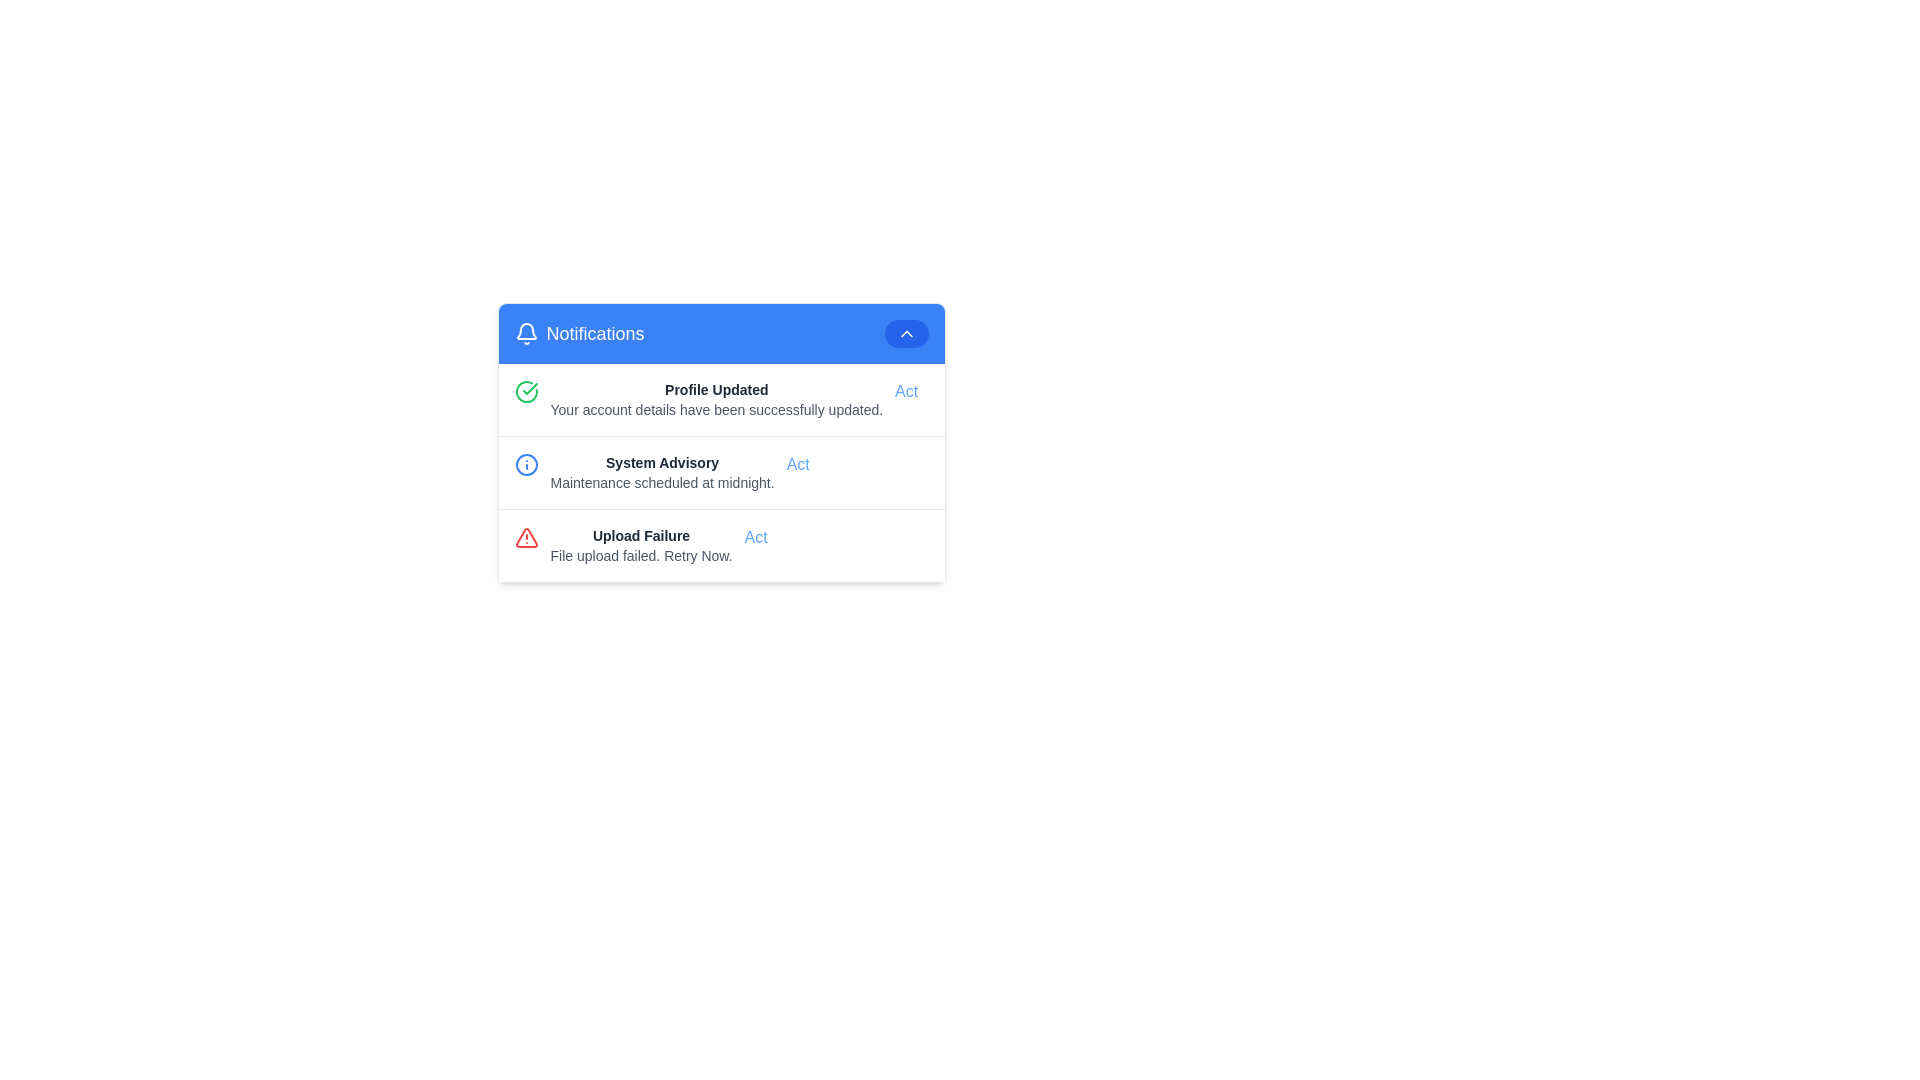  What do you see at coordinates (526, 333) in the screenshot?
I see `the bell-shaped notification icon located in the header section of the notifications panel, which is positioned to the left of the text 'Notifications'` at bounding box center [526, 333].